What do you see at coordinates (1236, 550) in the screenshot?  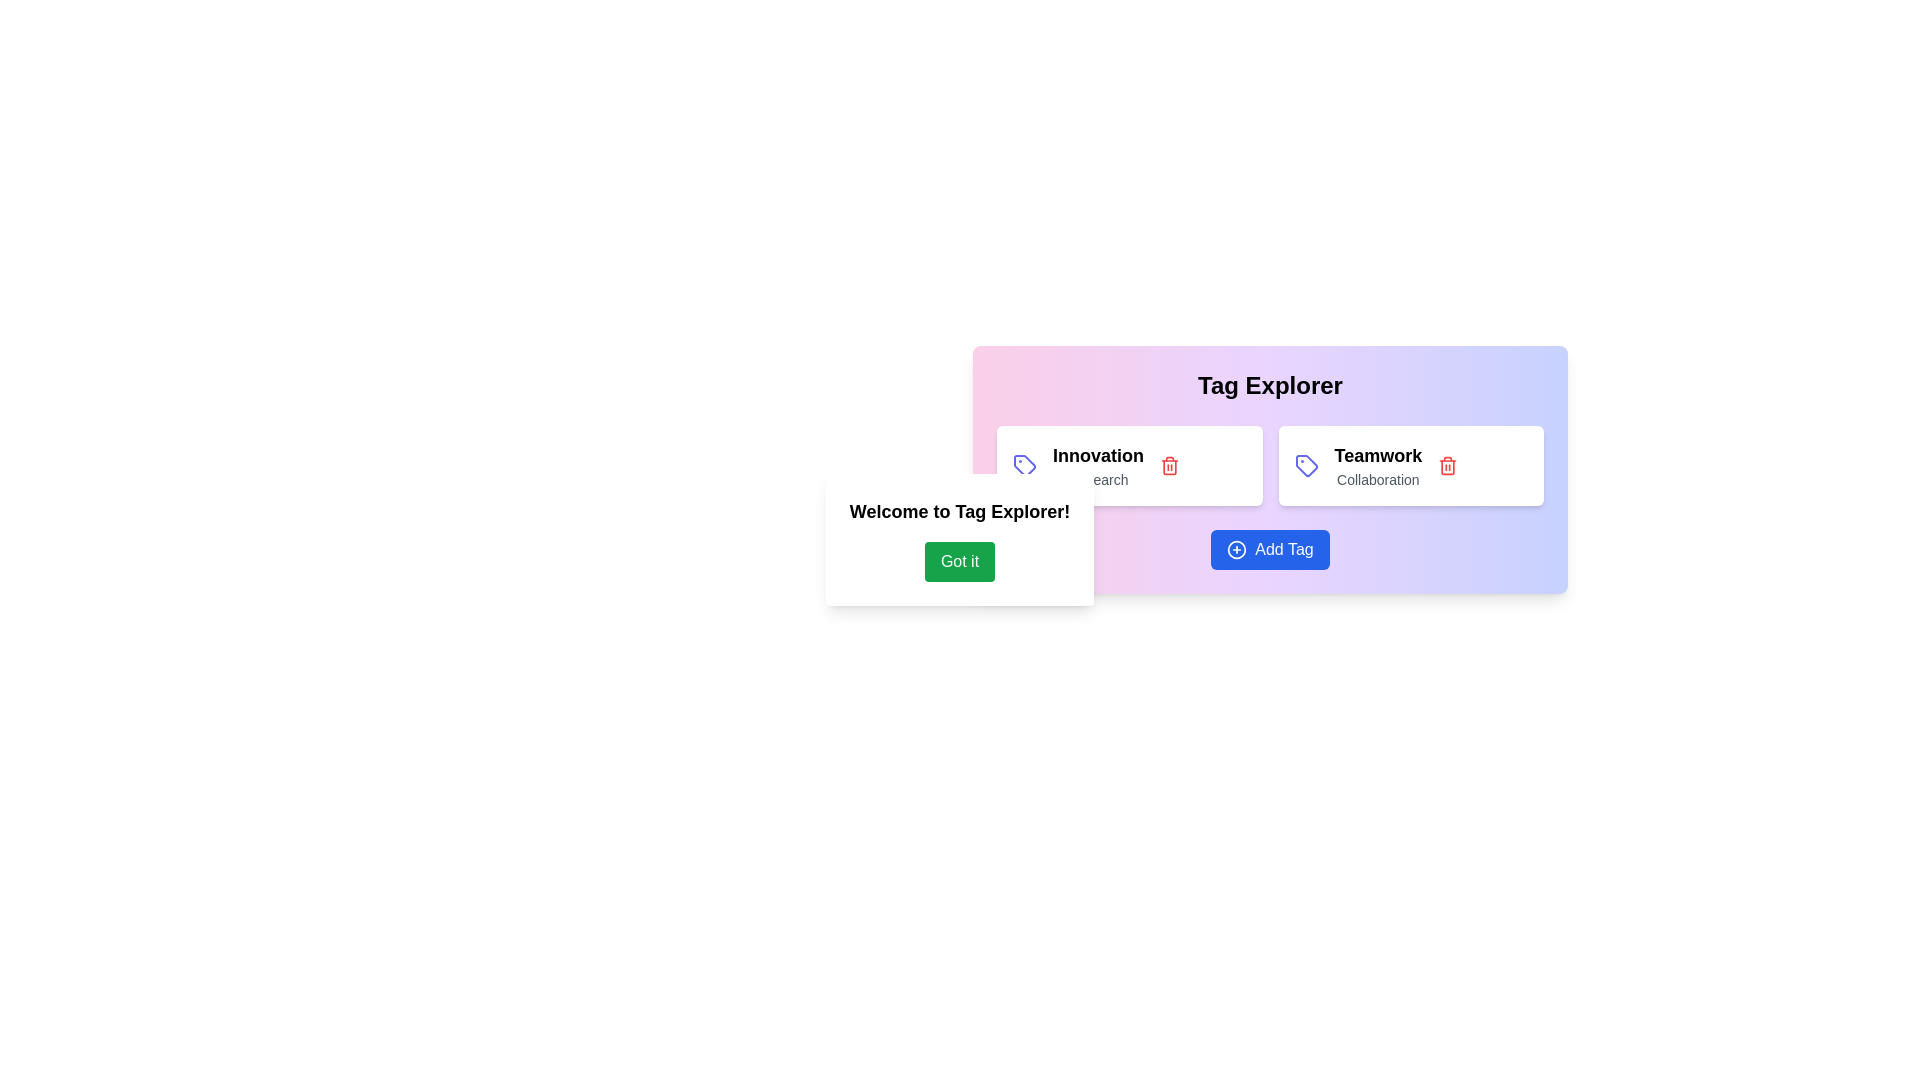 I see `the 'Add Tag' icon located` at bounding box center [1236, 550].